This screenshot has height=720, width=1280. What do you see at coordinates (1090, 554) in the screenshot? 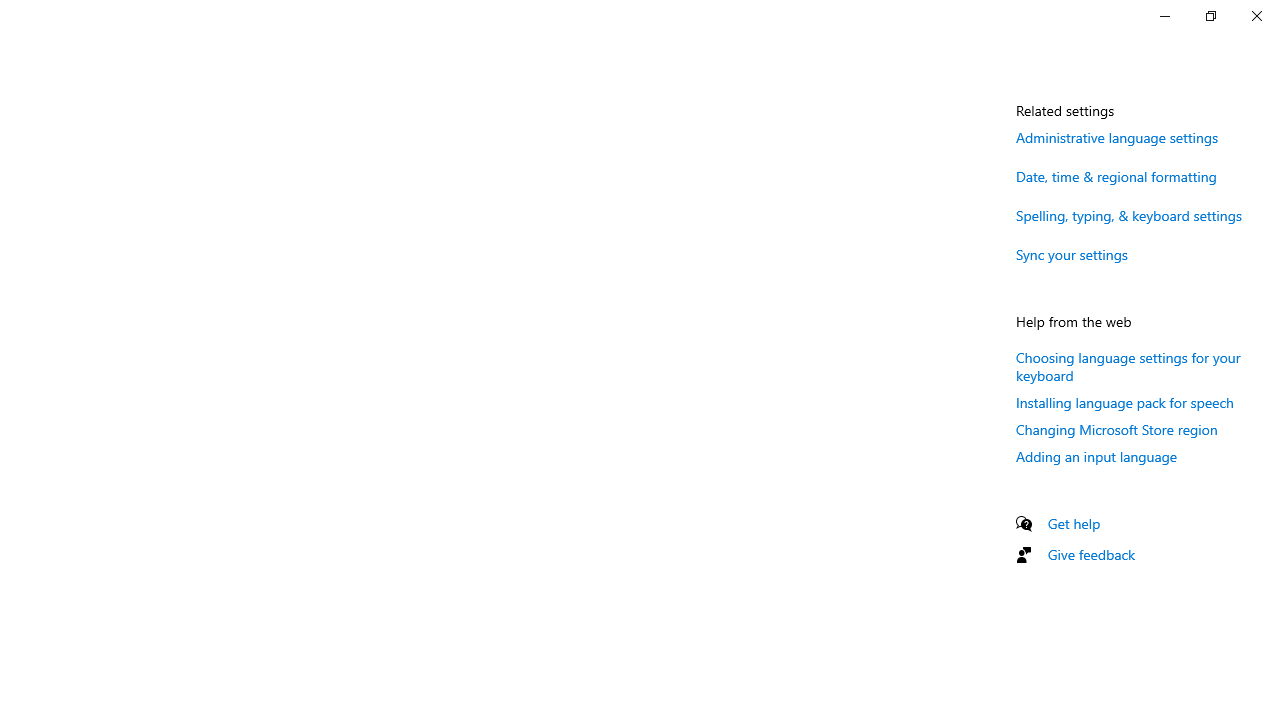
I see `'Give feedback'` at bounding box center [1090, 554].